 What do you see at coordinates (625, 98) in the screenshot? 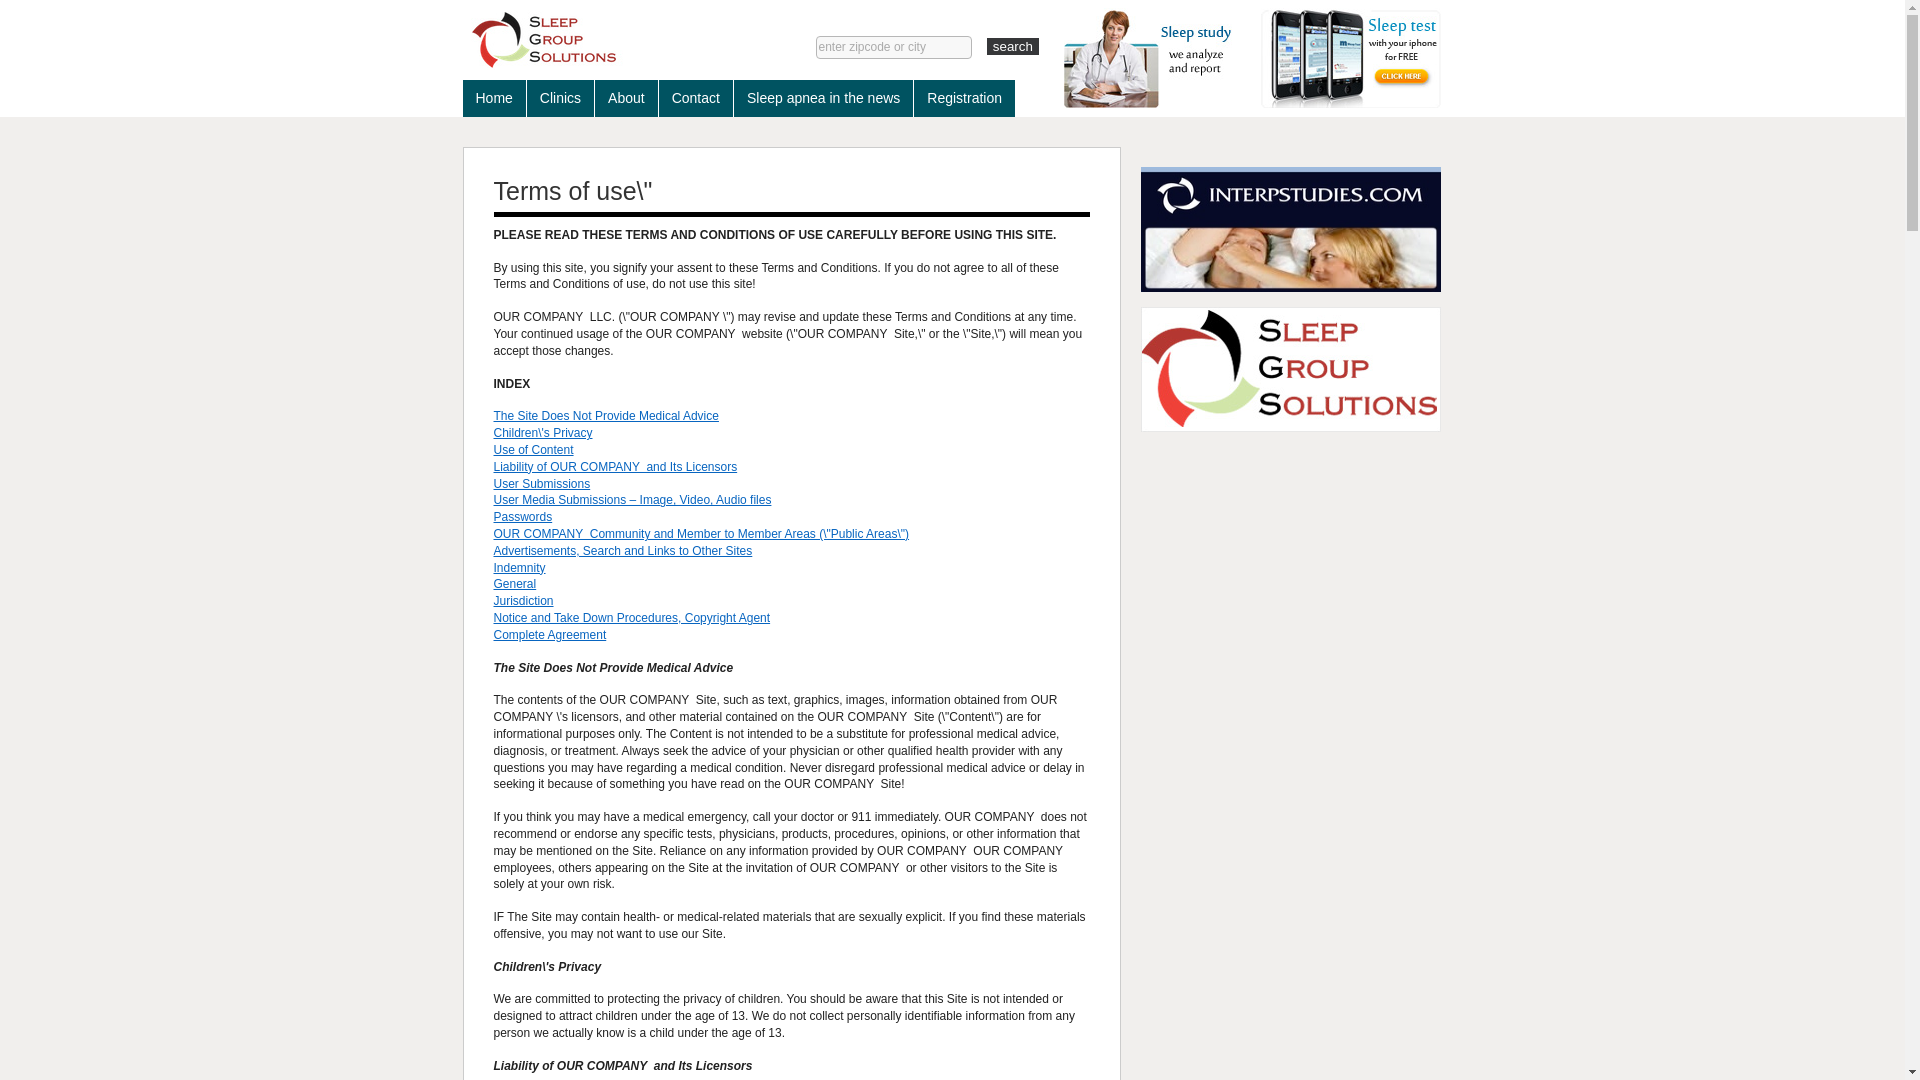
I see `'About'` at bounding box center [625, 98].